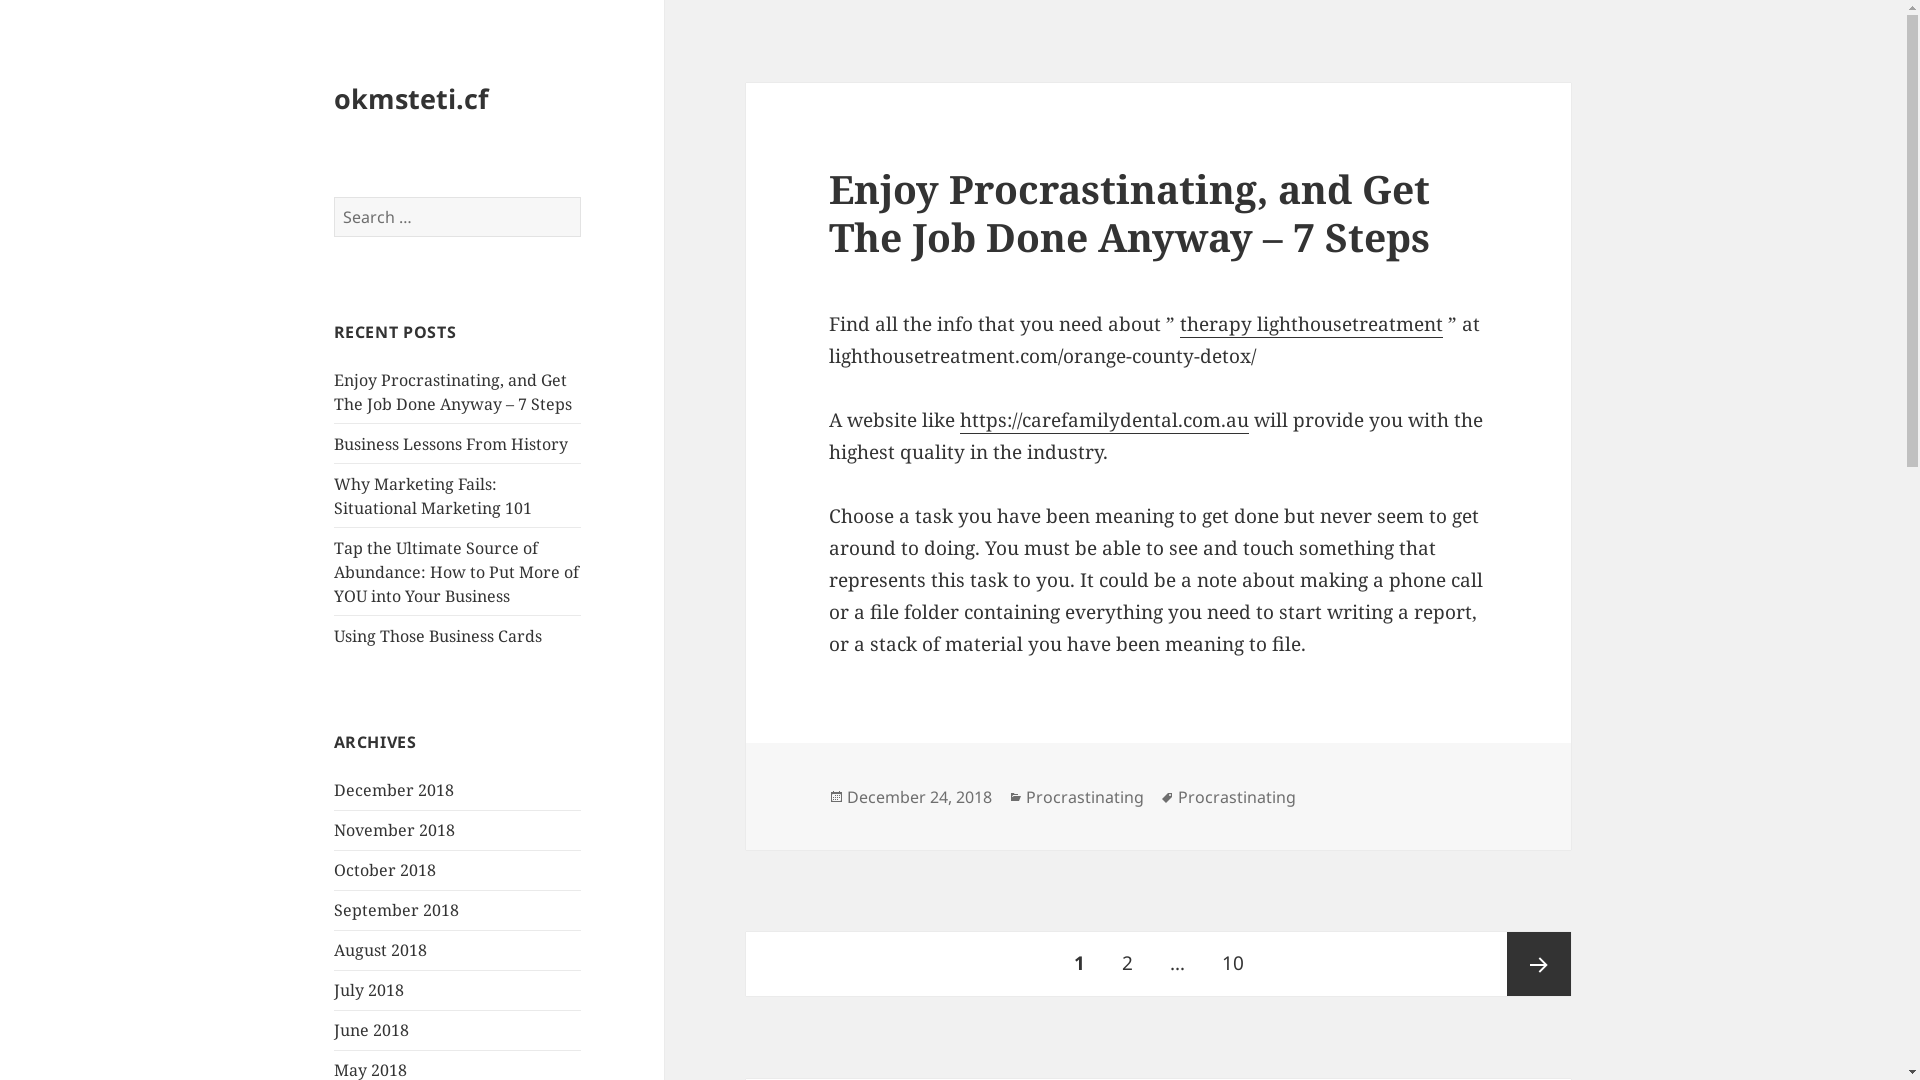 The height and width of the screenshot is (1080, 1920). What do you see at coordinates (384, 869) in the screenshot?
I see `'October 2018'` at bounding box center [384, 869].